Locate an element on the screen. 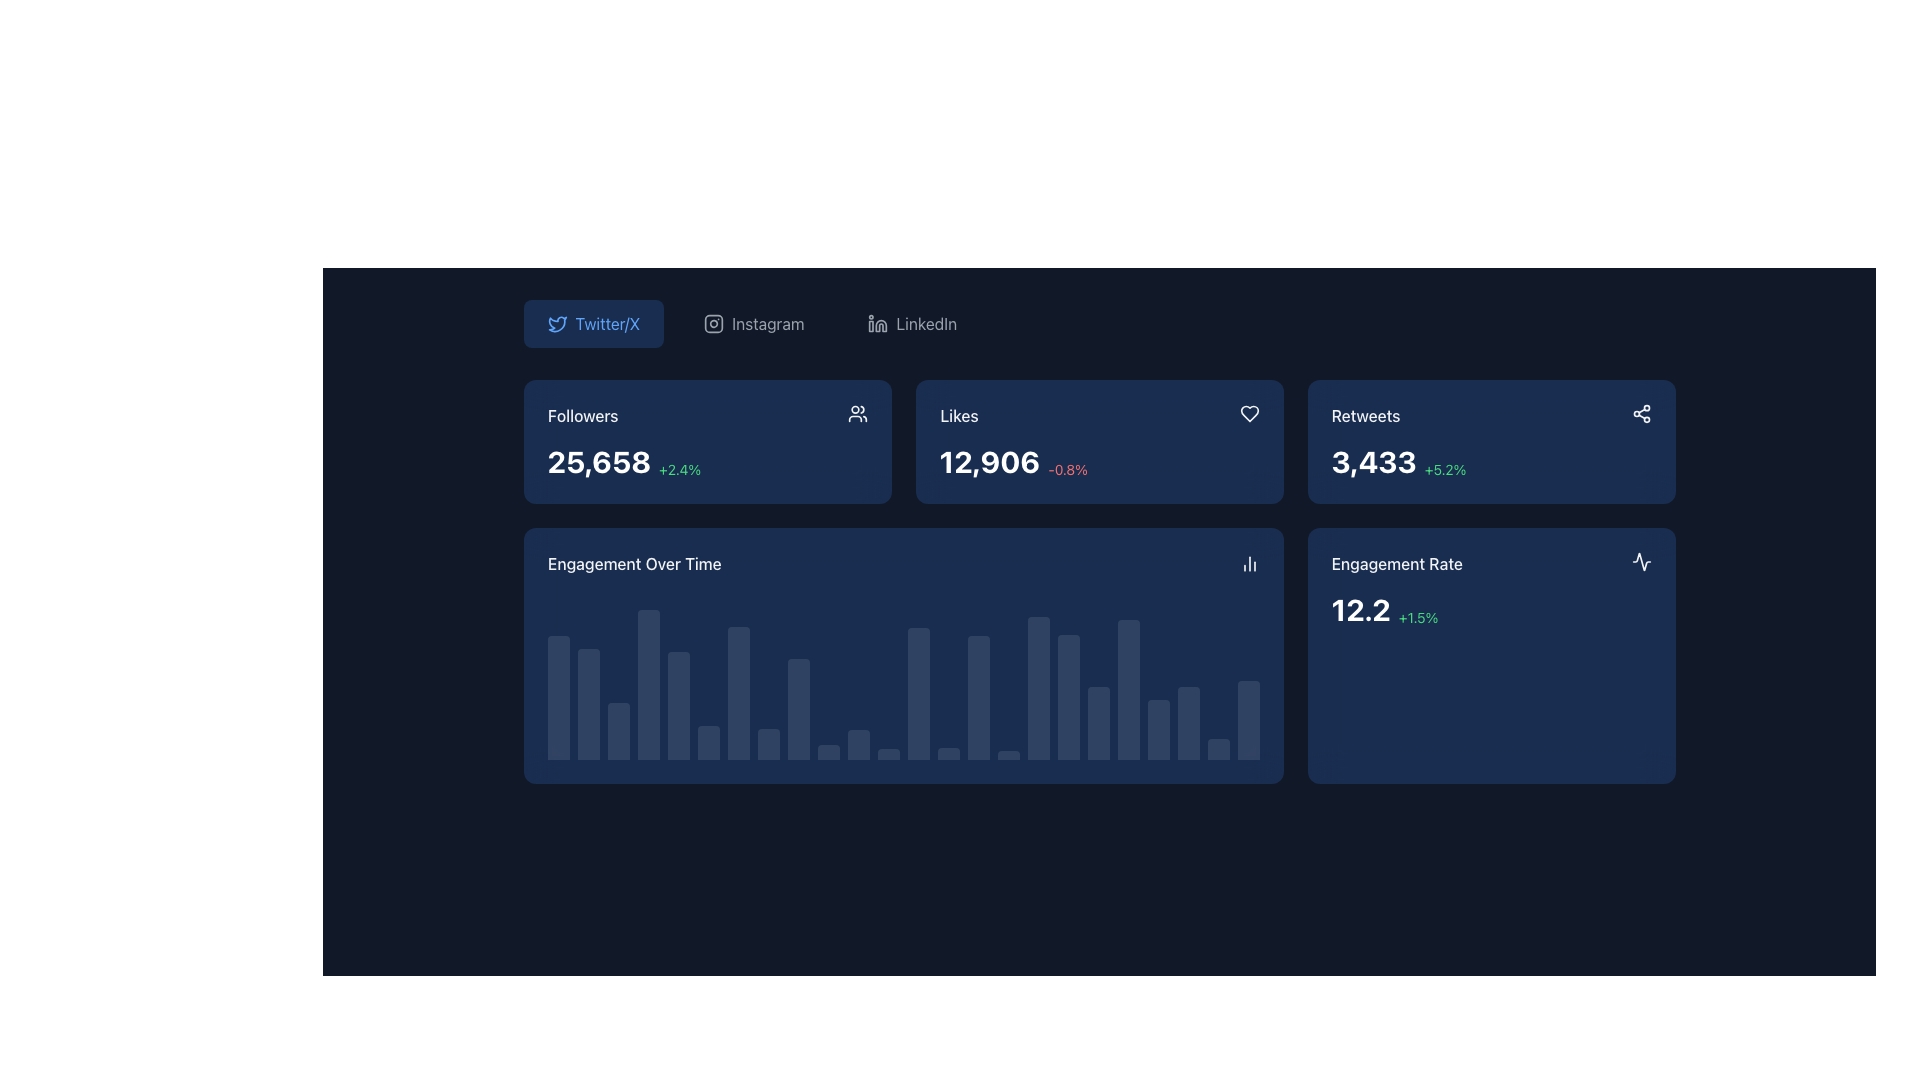 The width and height of the screenshot is (1920, 1080). the primary rounded rectangle that serves as the visual frame for the Instagram logo in the top navigation area is located at coordinates (714, 323).